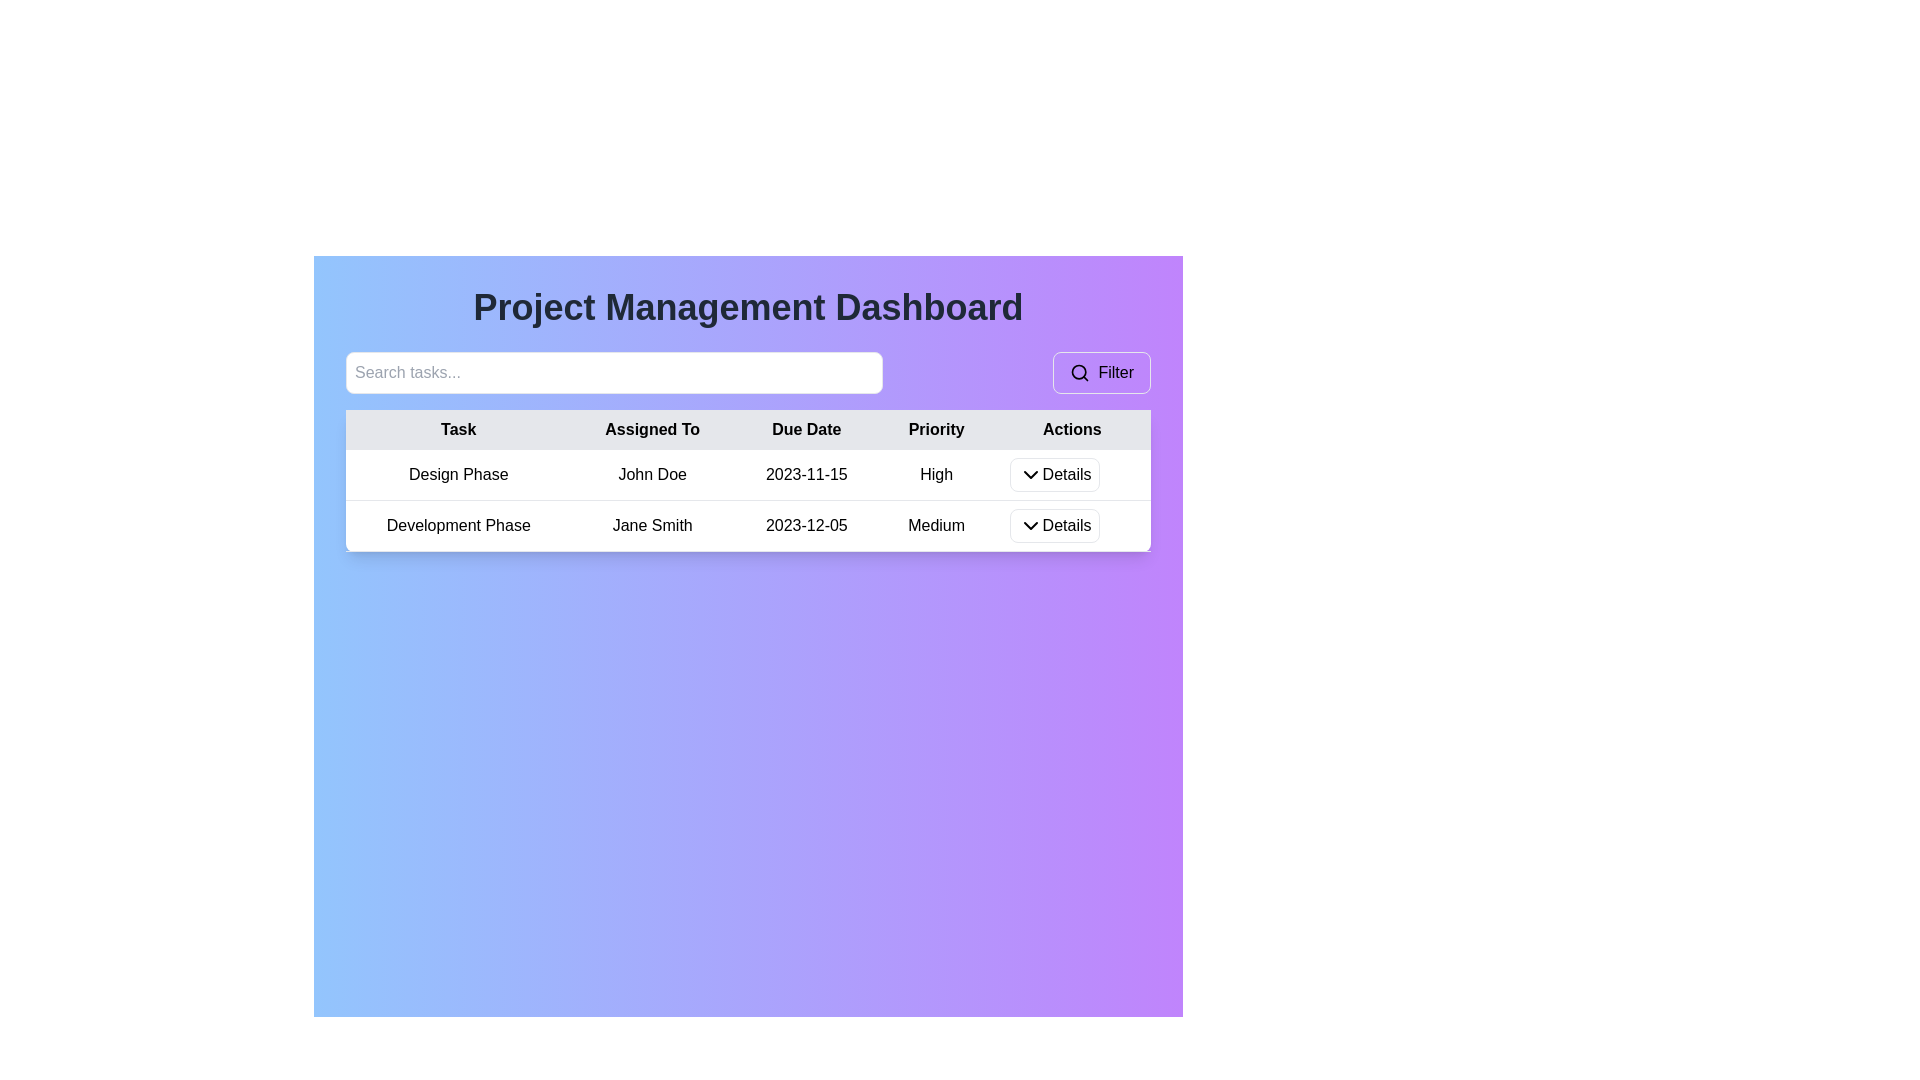 The height and width of the screenshot is (1080, 1920). I want to click on the first row of the table in the Project Management Dashboard, which displays task details including 'Design Phase', 'John Doe', '2023-11-15', 'High', and a 'Details' button, so click(747, 475).